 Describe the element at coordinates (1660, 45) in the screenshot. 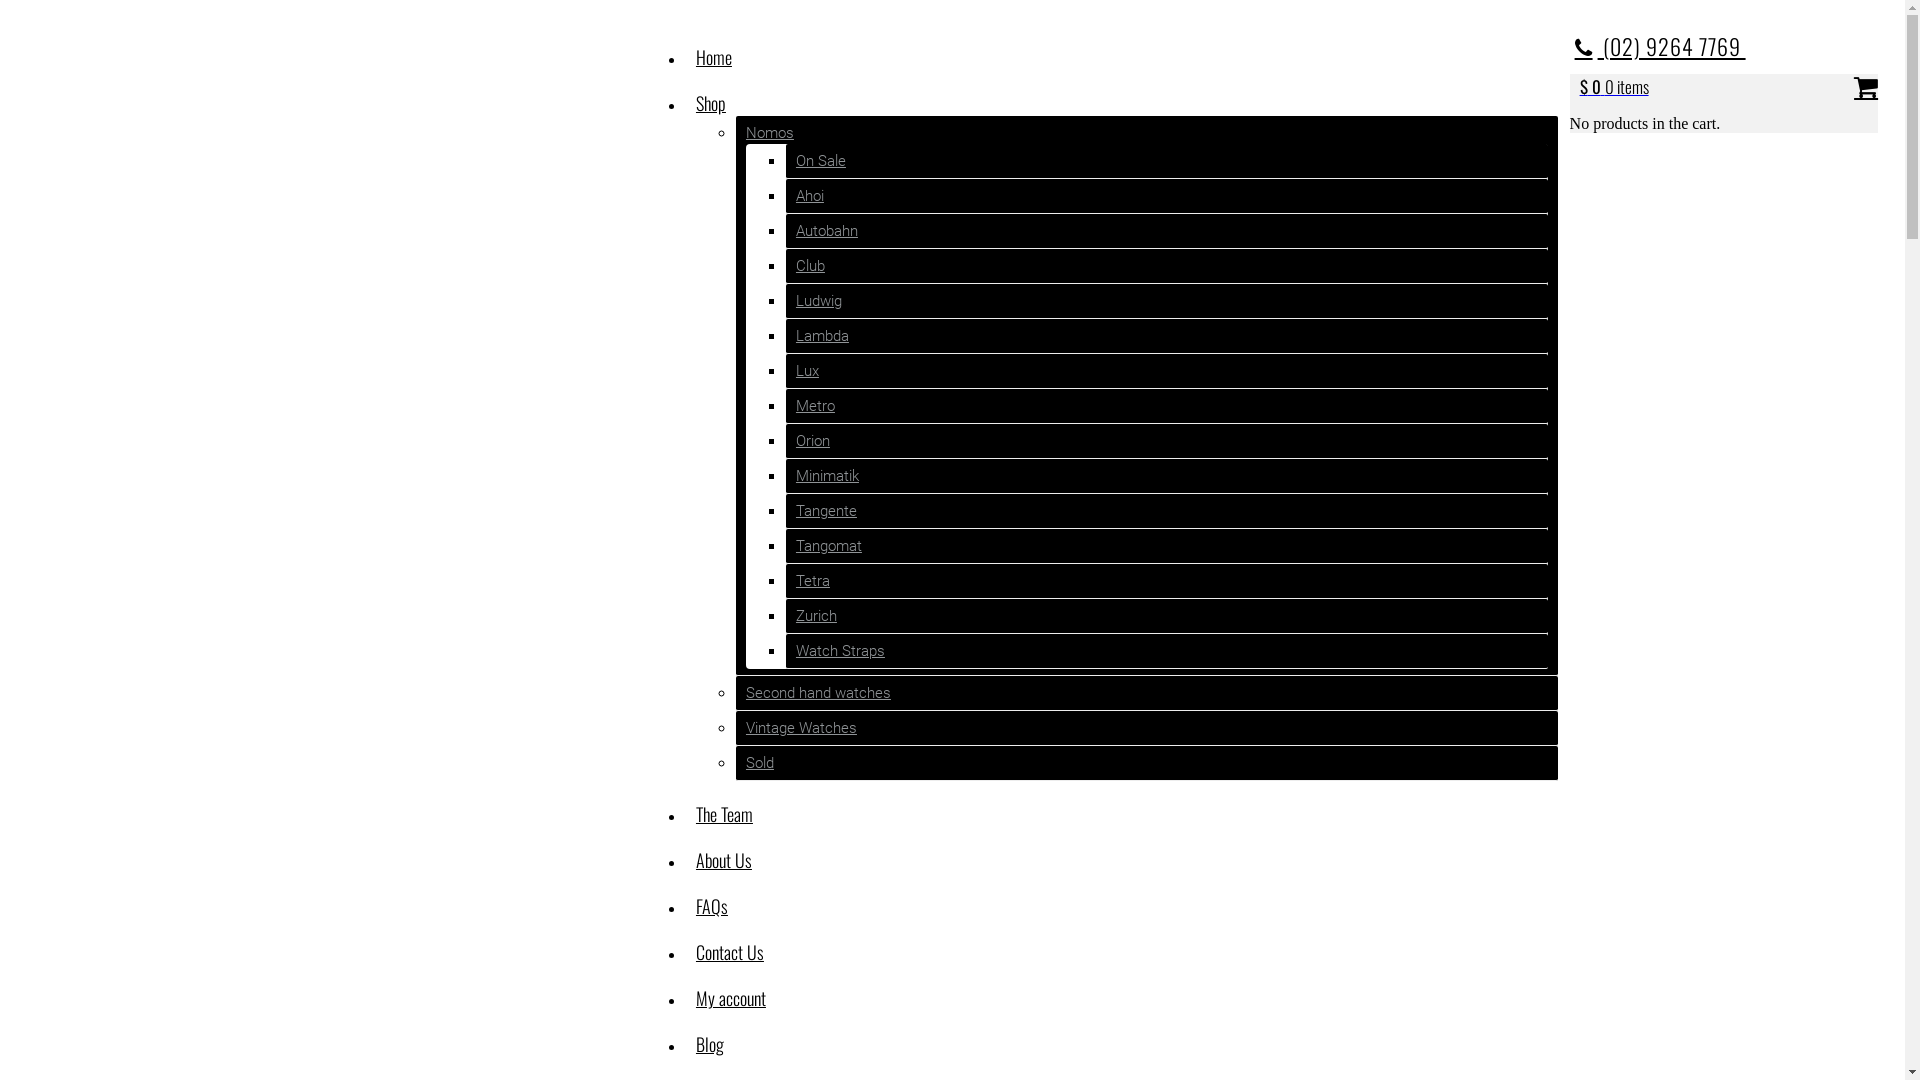

I see `'(02) 9264 7769 '` at that location.